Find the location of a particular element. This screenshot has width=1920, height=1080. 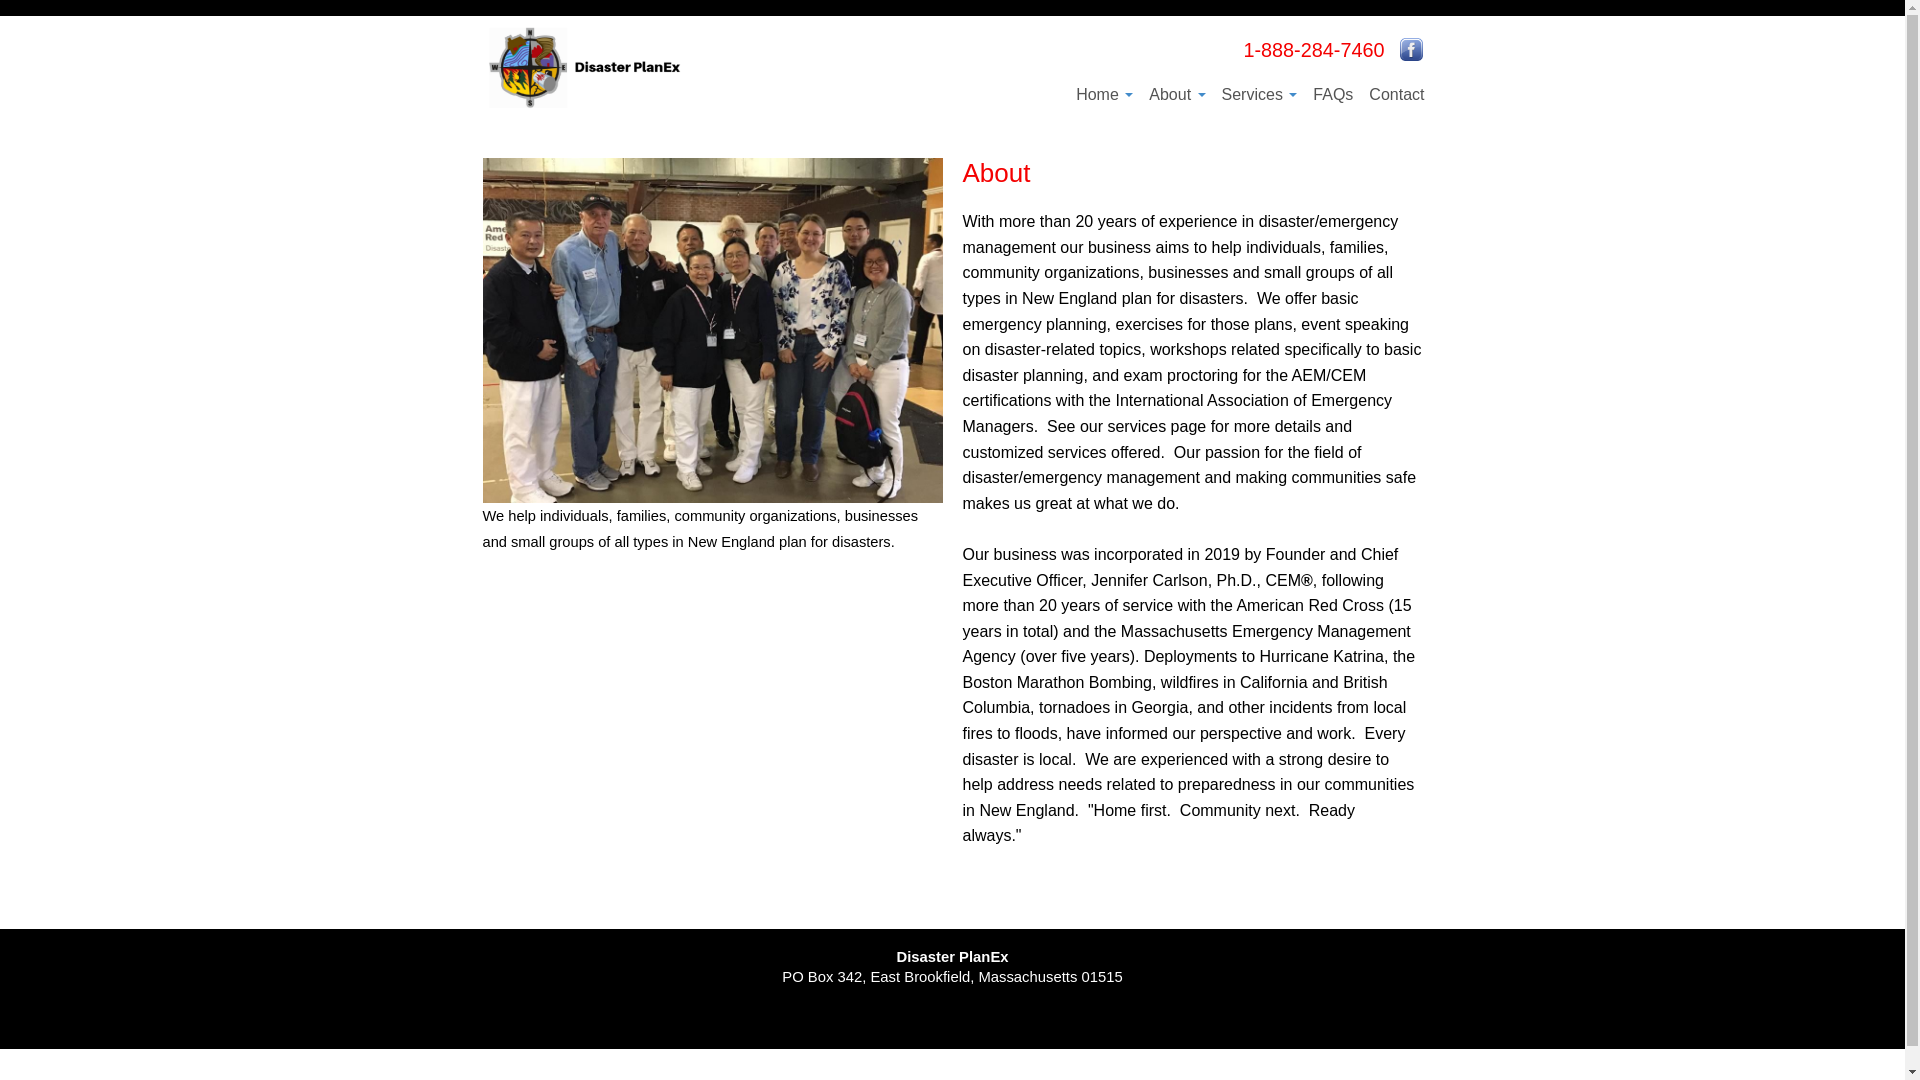

'Home' is located at coordinates (1103, 93).